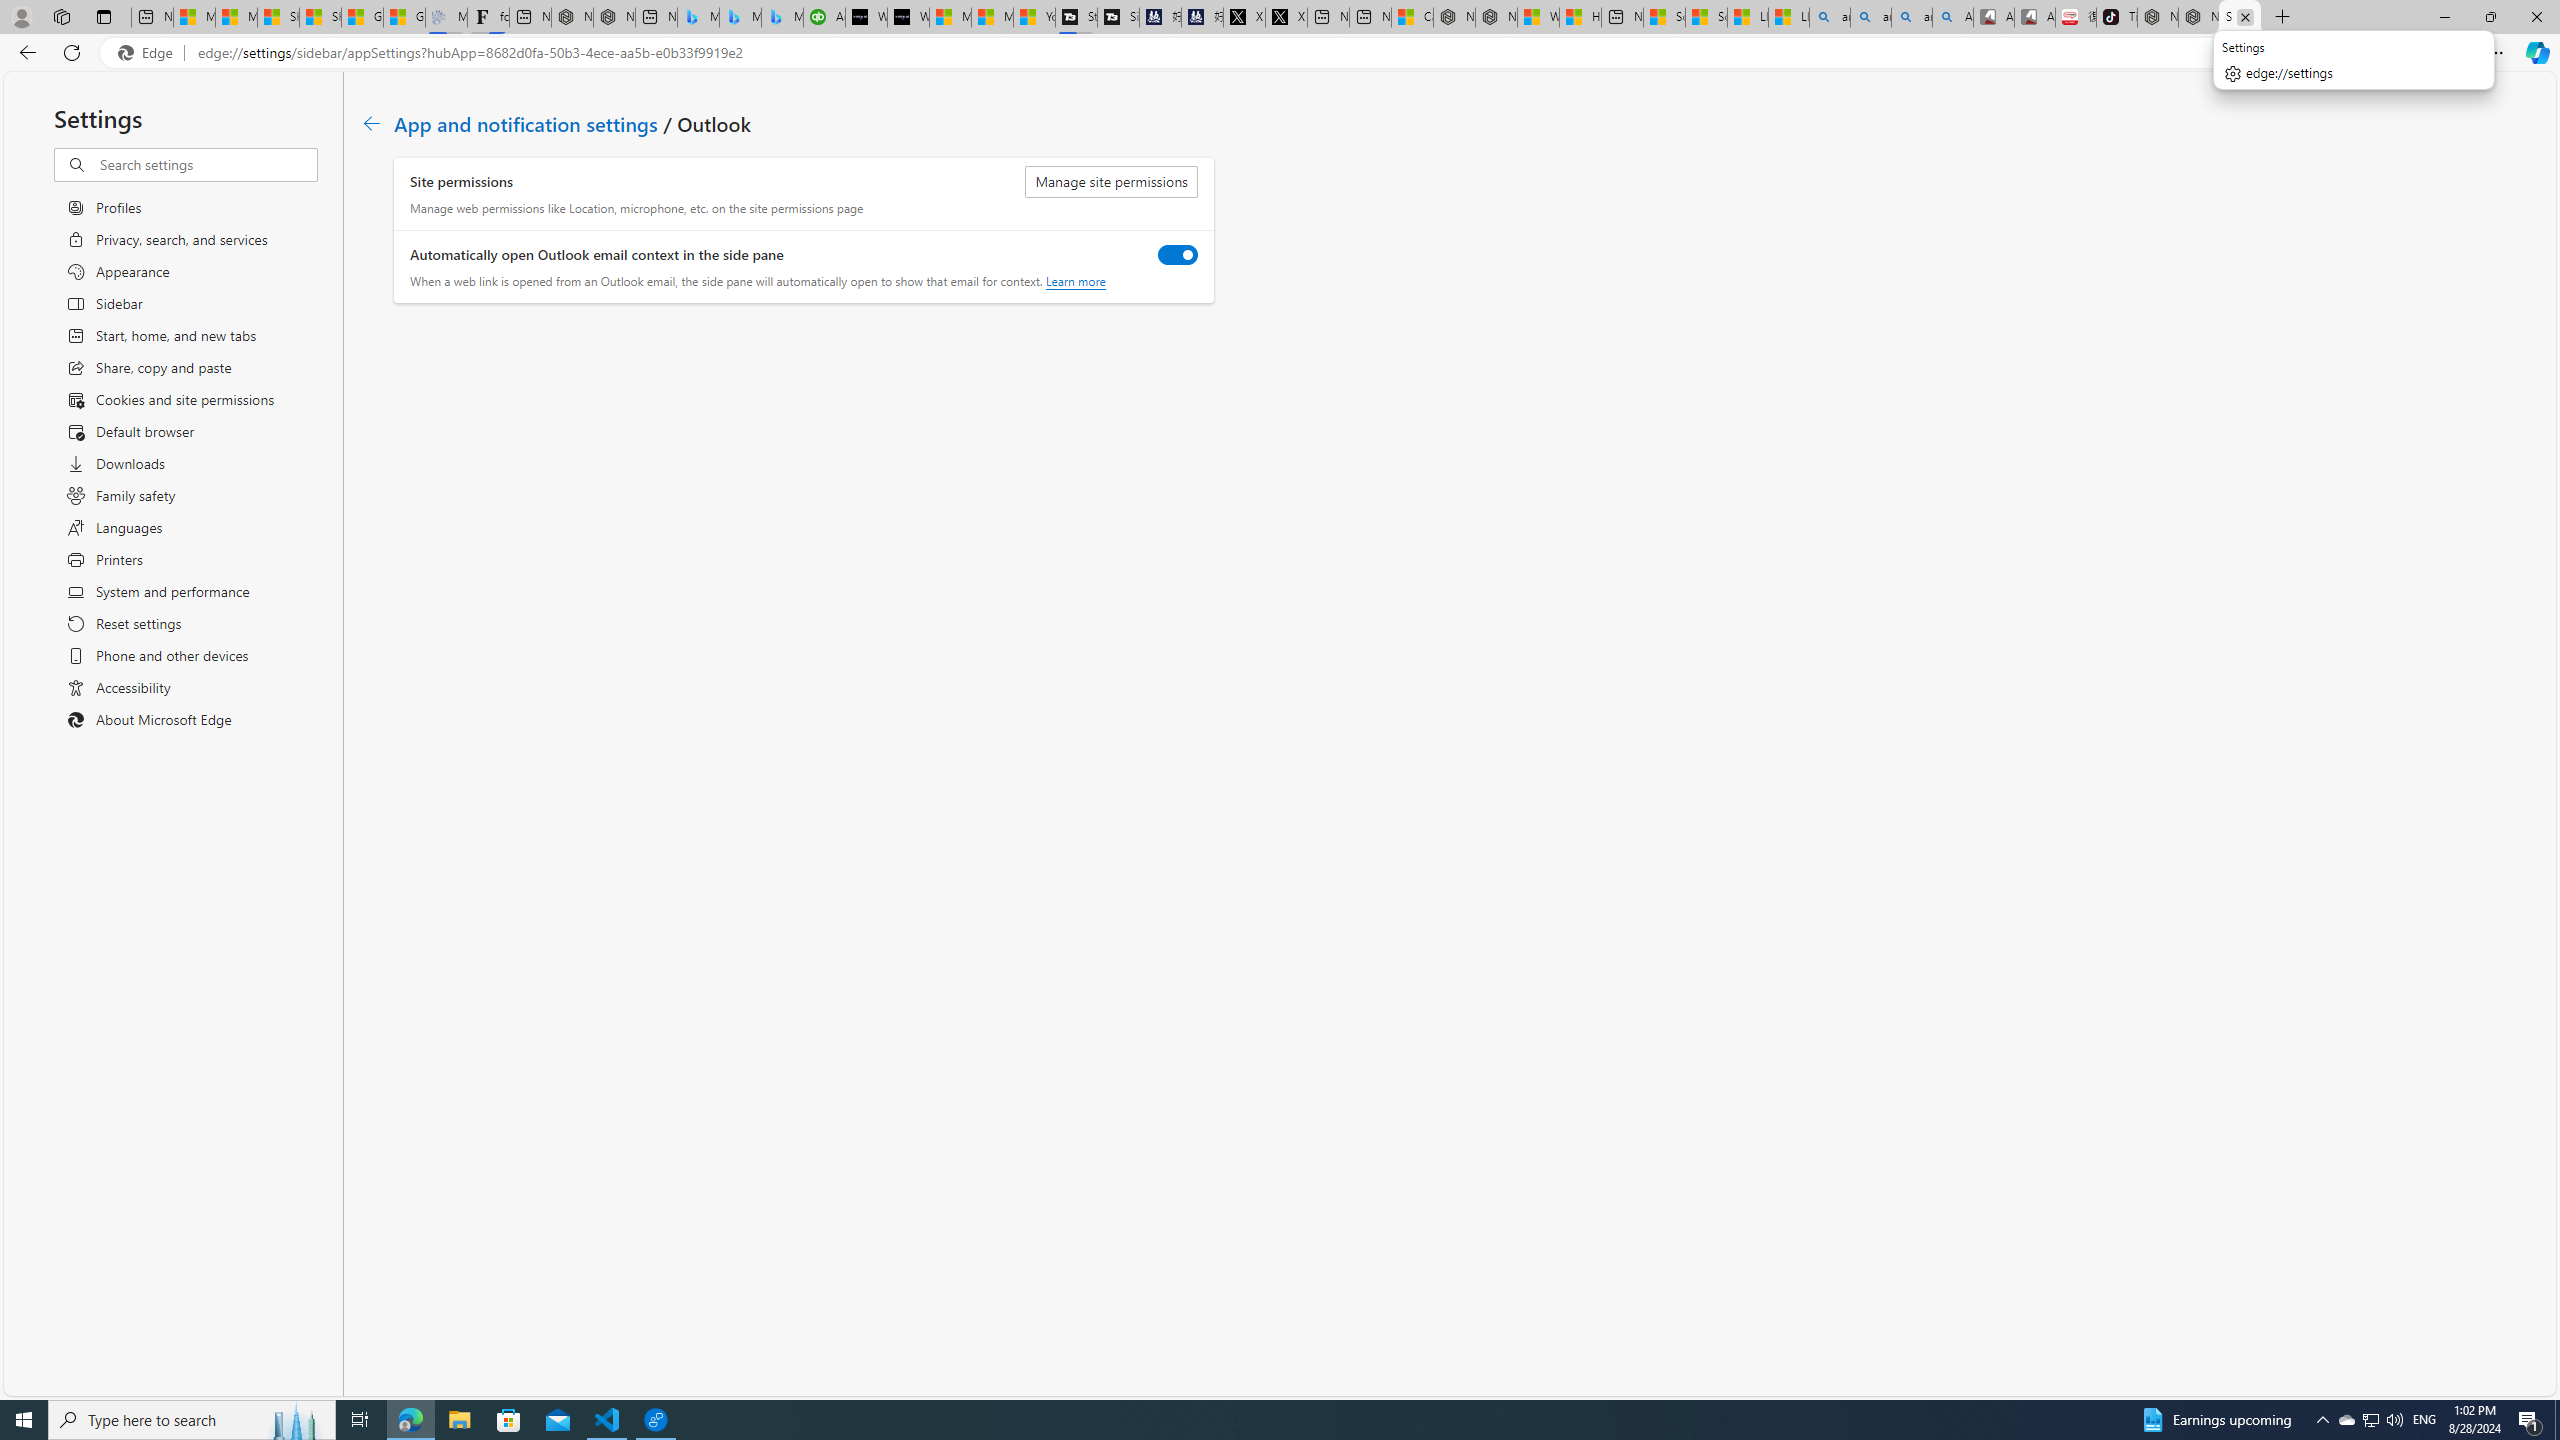 The height and width of the screenshot is (1440, 2560). I want to click on 'Class: c01188', so click(370, 122).